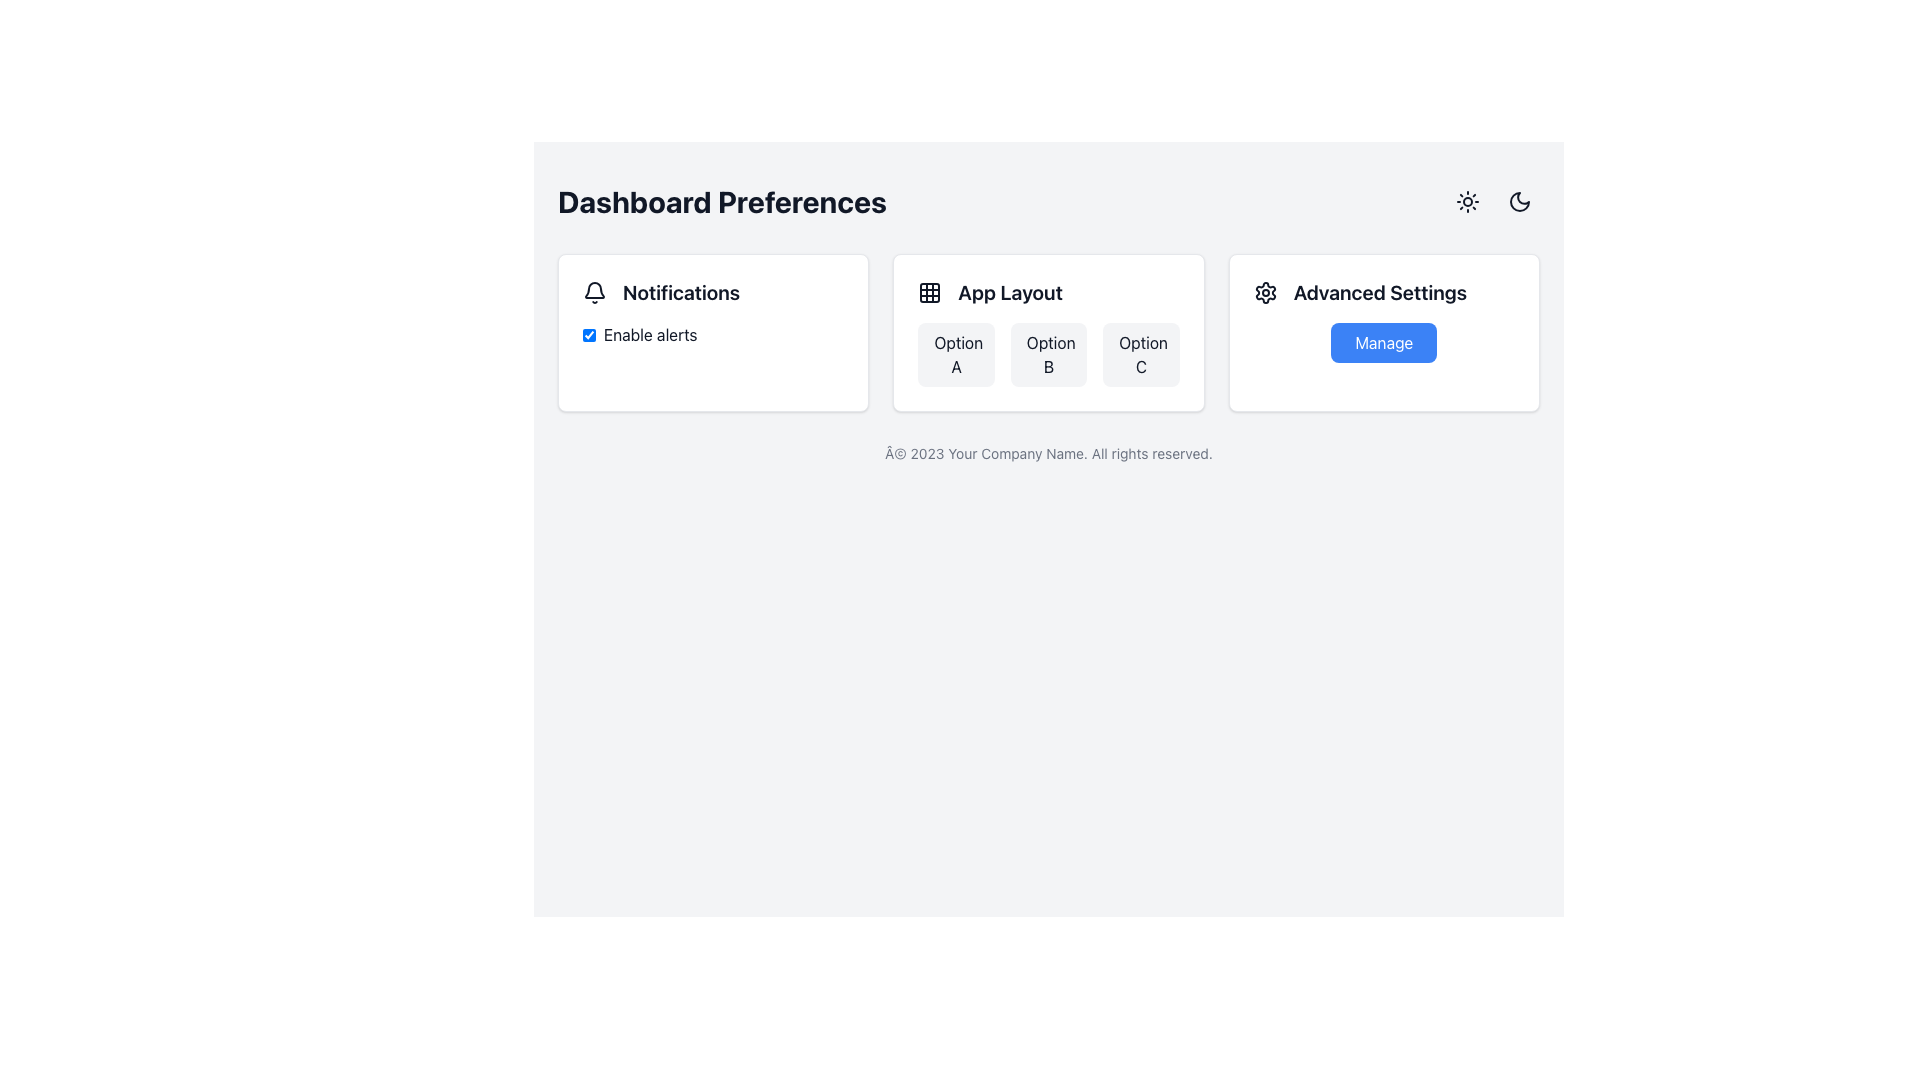 The image size is (1920, 1080). What do you see at coordinates (1264, 293) in the screenshot?
I see `the settings icon located at the top-right section of the interface` at bounding box center [1264, 293].